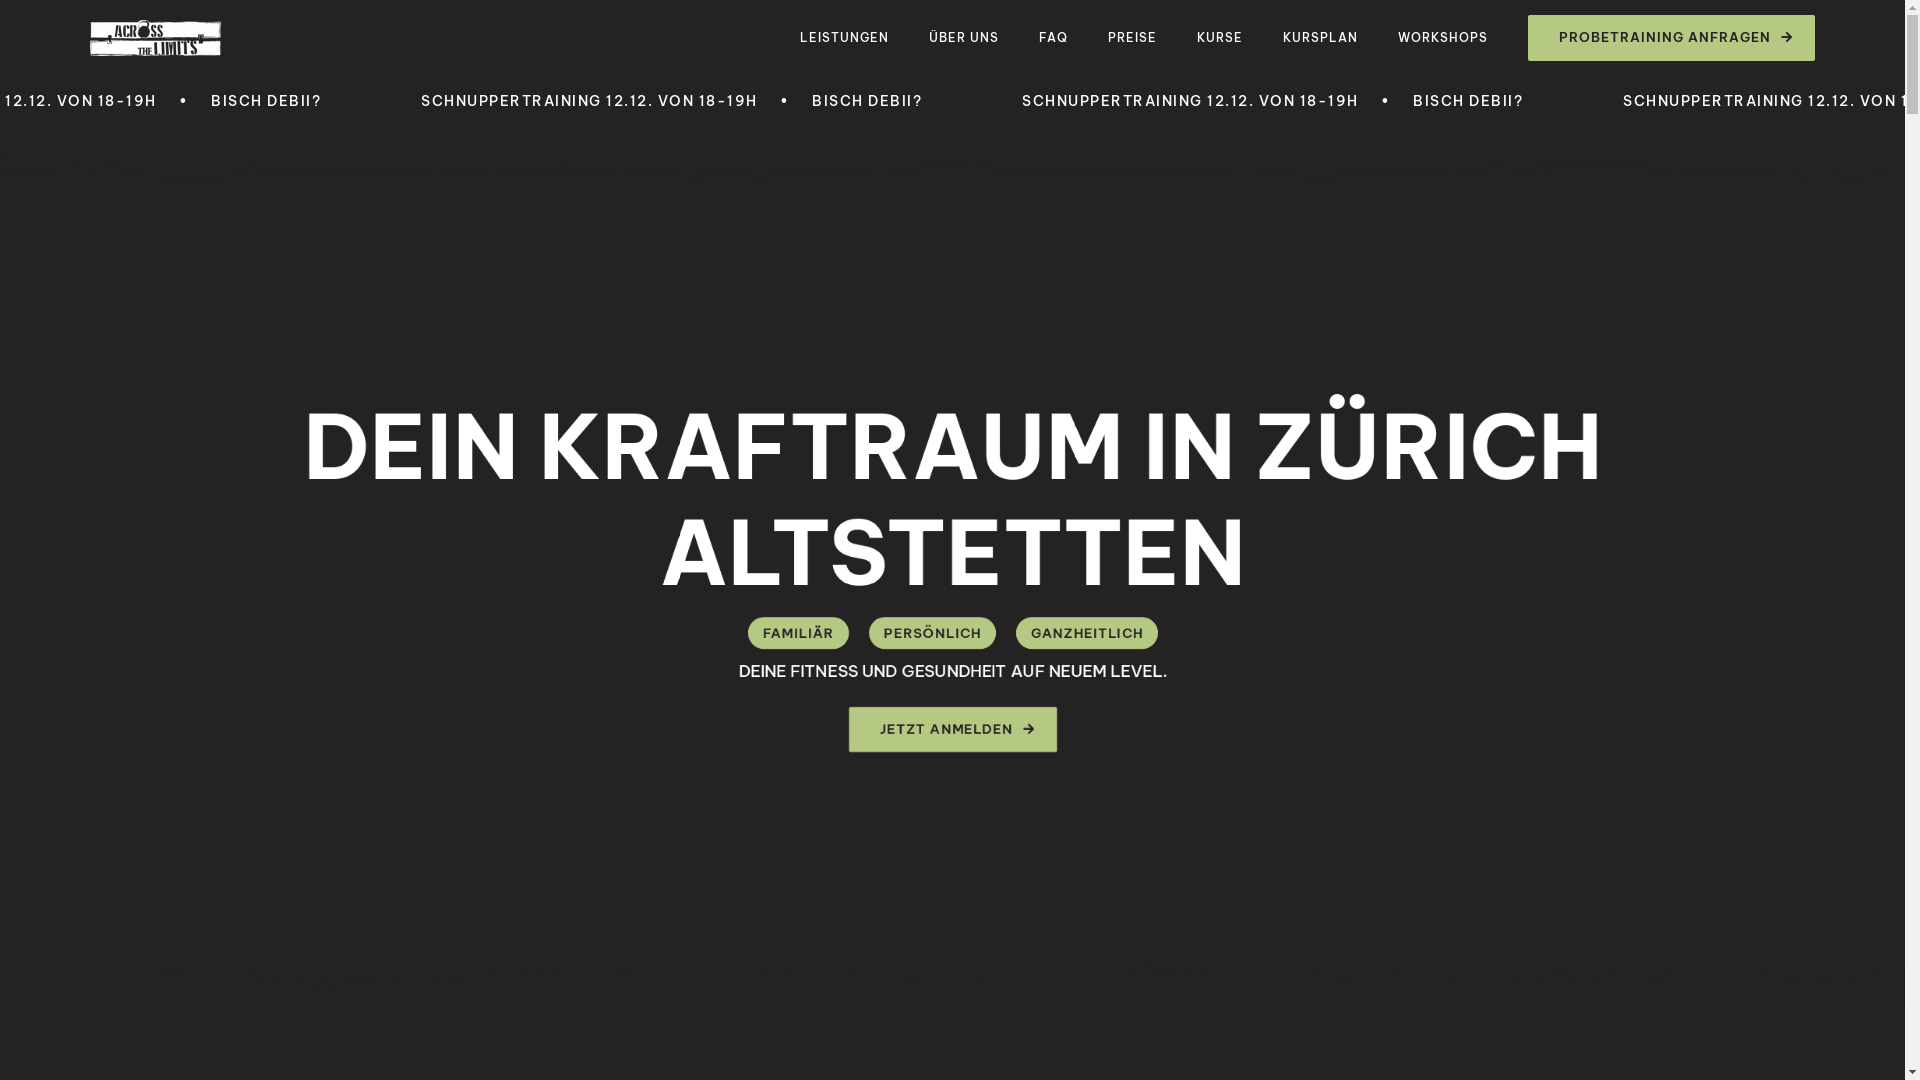 Image resolution: width=1920 pixels, height=1080 pixels. I want to click on 'LEISTUNGEN', so click(864, 38).